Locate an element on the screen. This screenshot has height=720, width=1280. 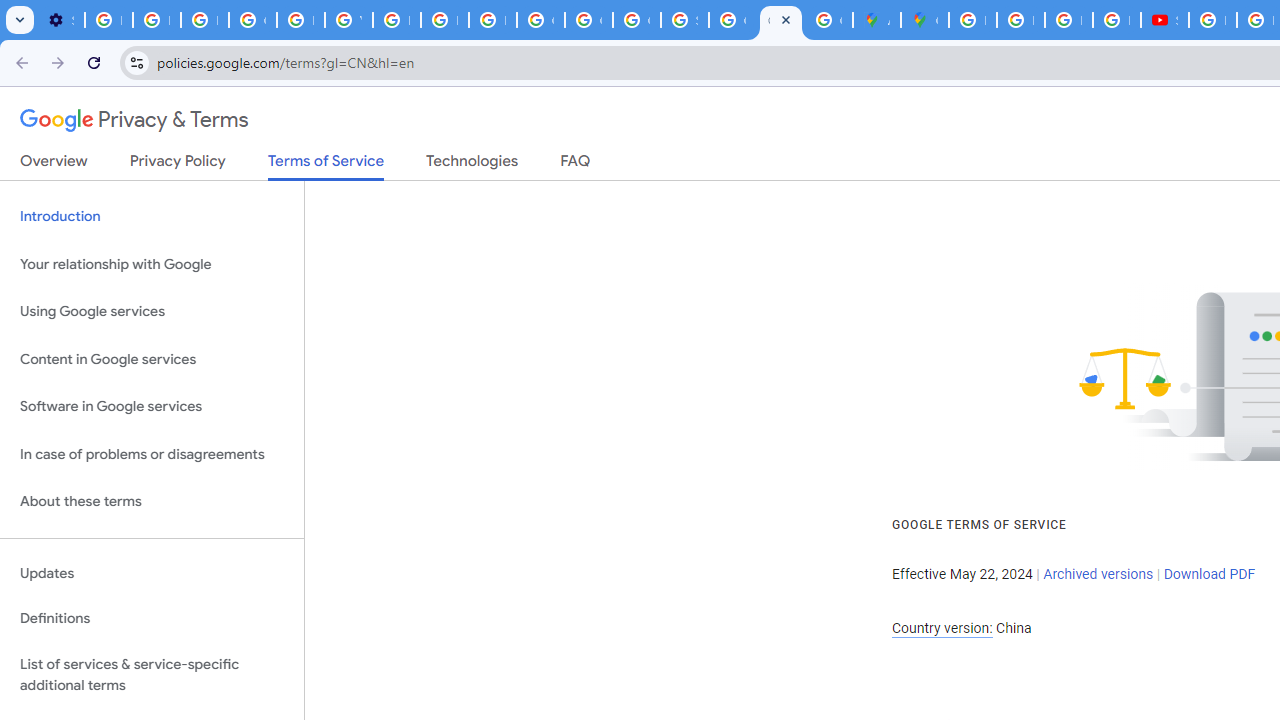
'Your relationship with Google' is located at coordinates (151, 263).